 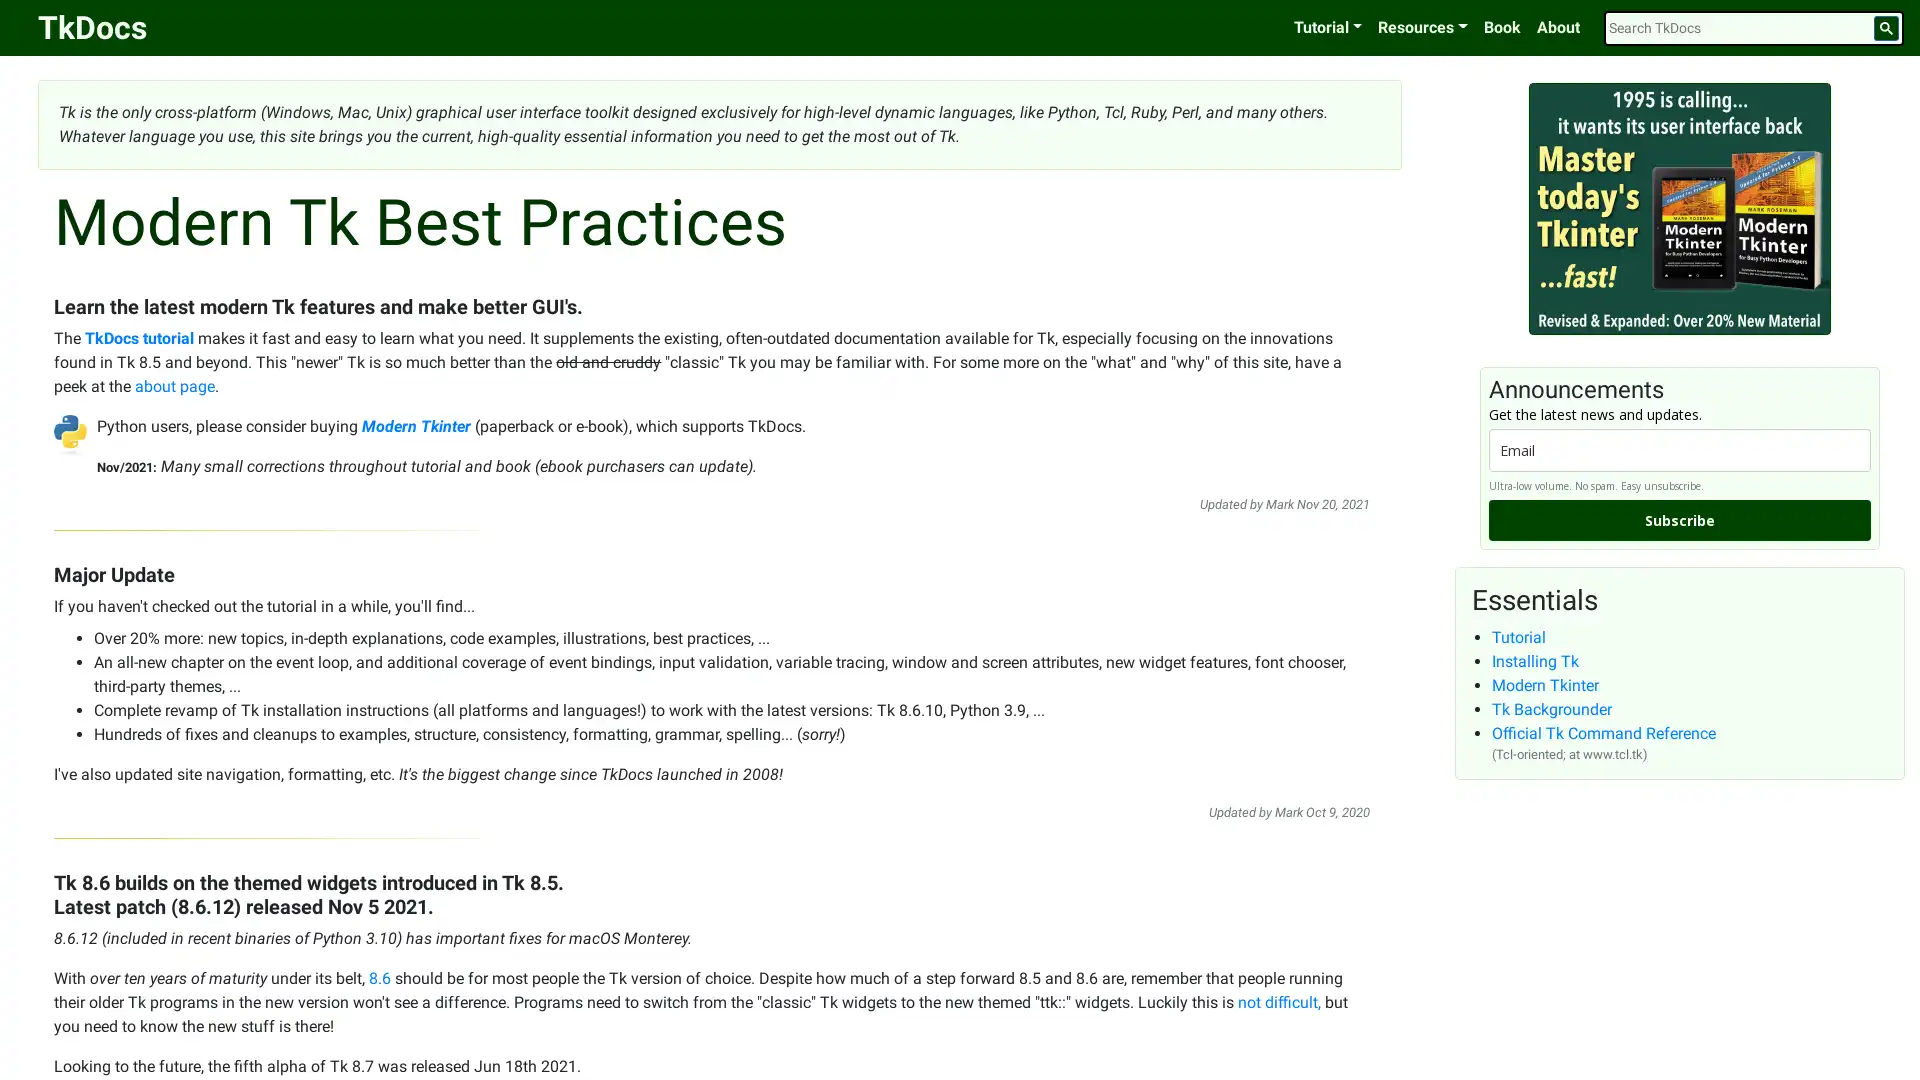 I want to click on Subscribe, so click(x=1680, y=518).